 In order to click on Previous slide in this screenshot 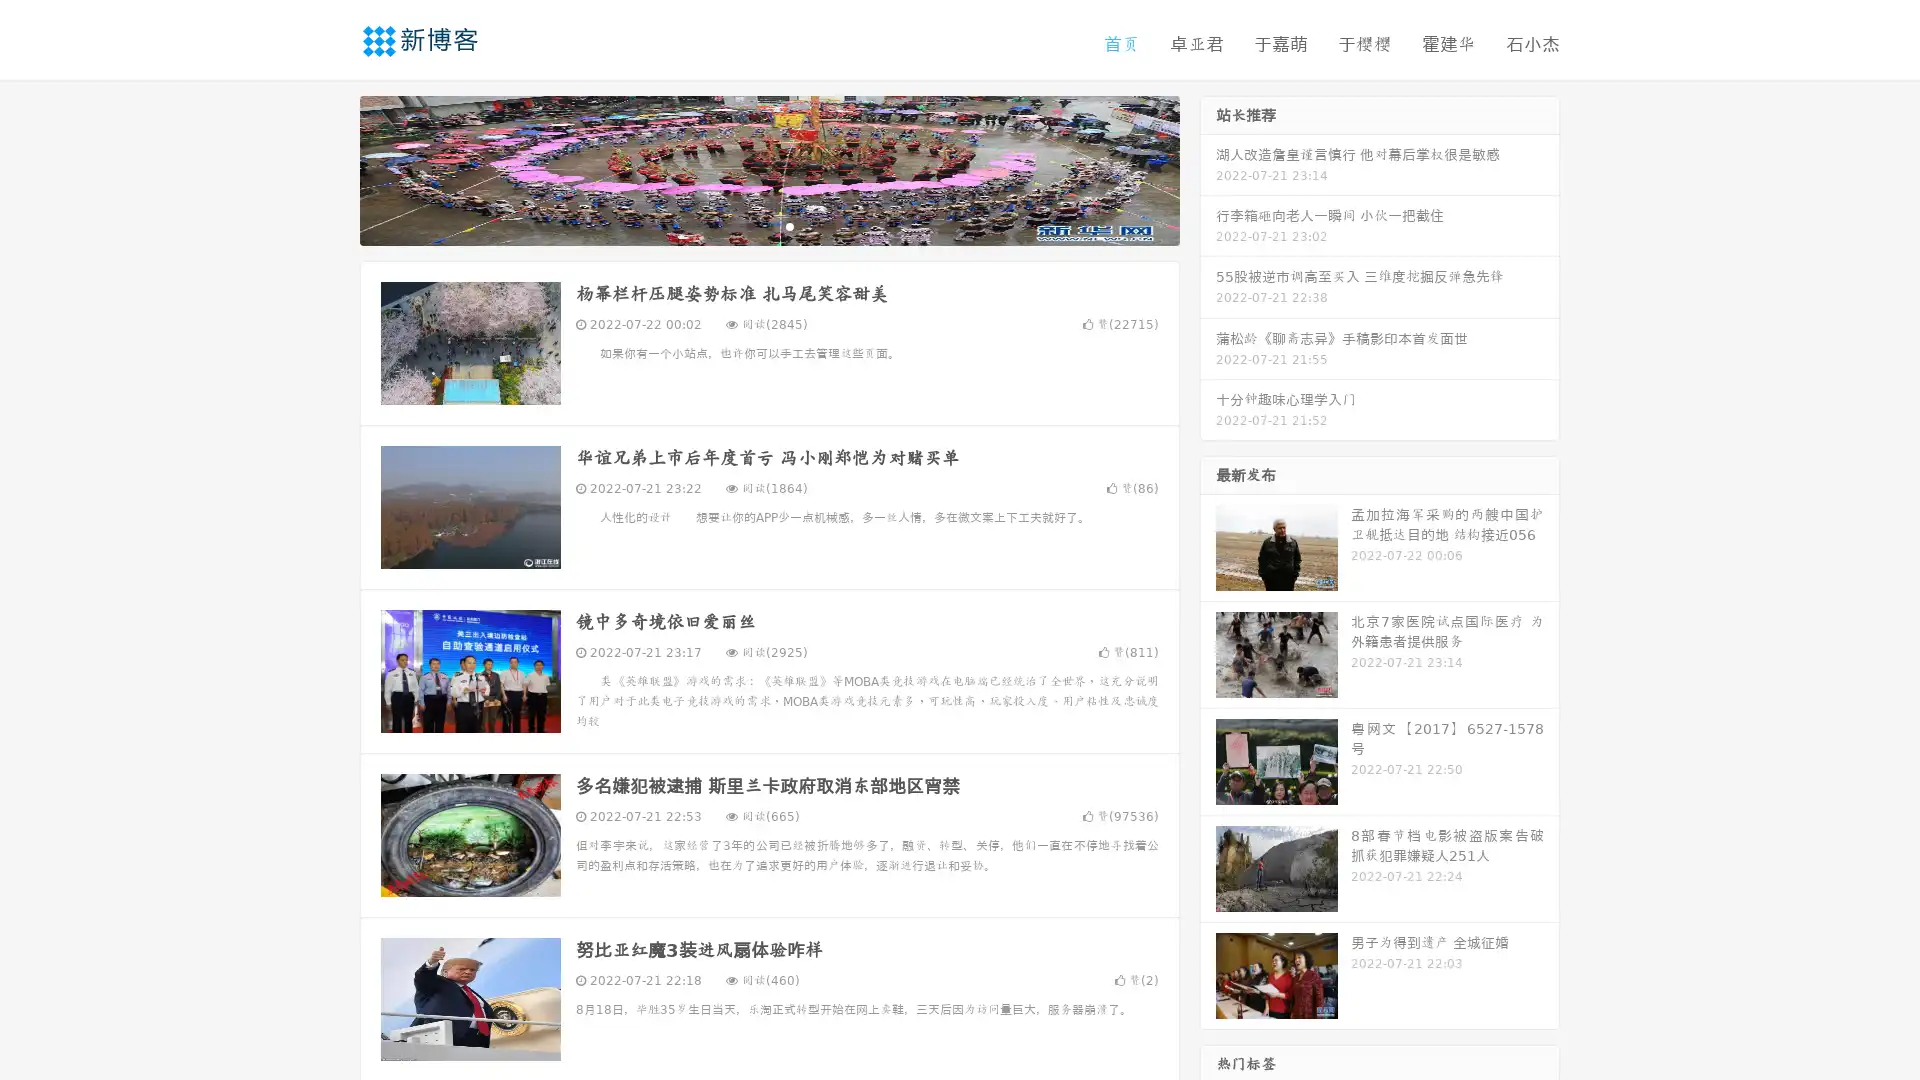, I will do `click(330, 168)`.